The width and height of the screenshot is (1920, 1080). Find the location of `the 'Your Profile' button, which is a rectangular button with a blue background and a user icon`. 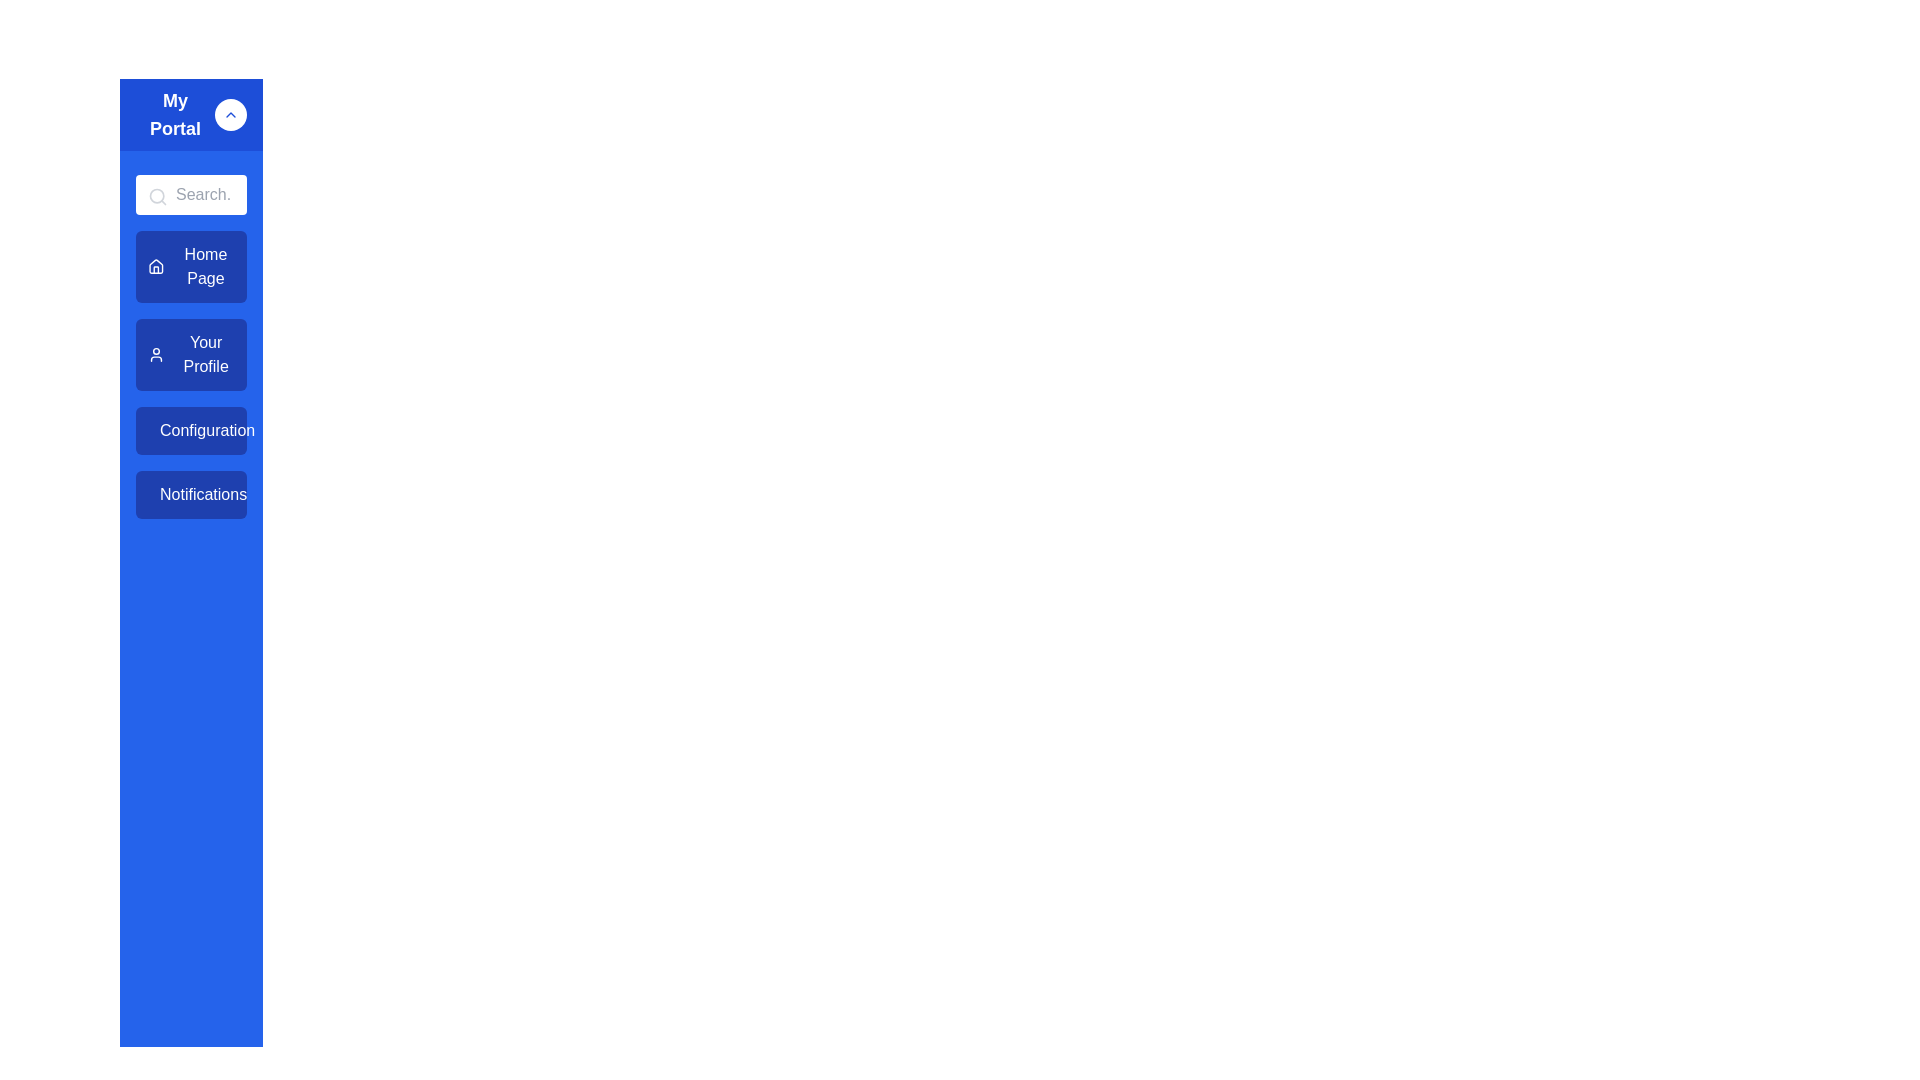

the 'Your Profile' button, which is a rectangular button with a blue background and a user icon is located at coordinates (191, 353).